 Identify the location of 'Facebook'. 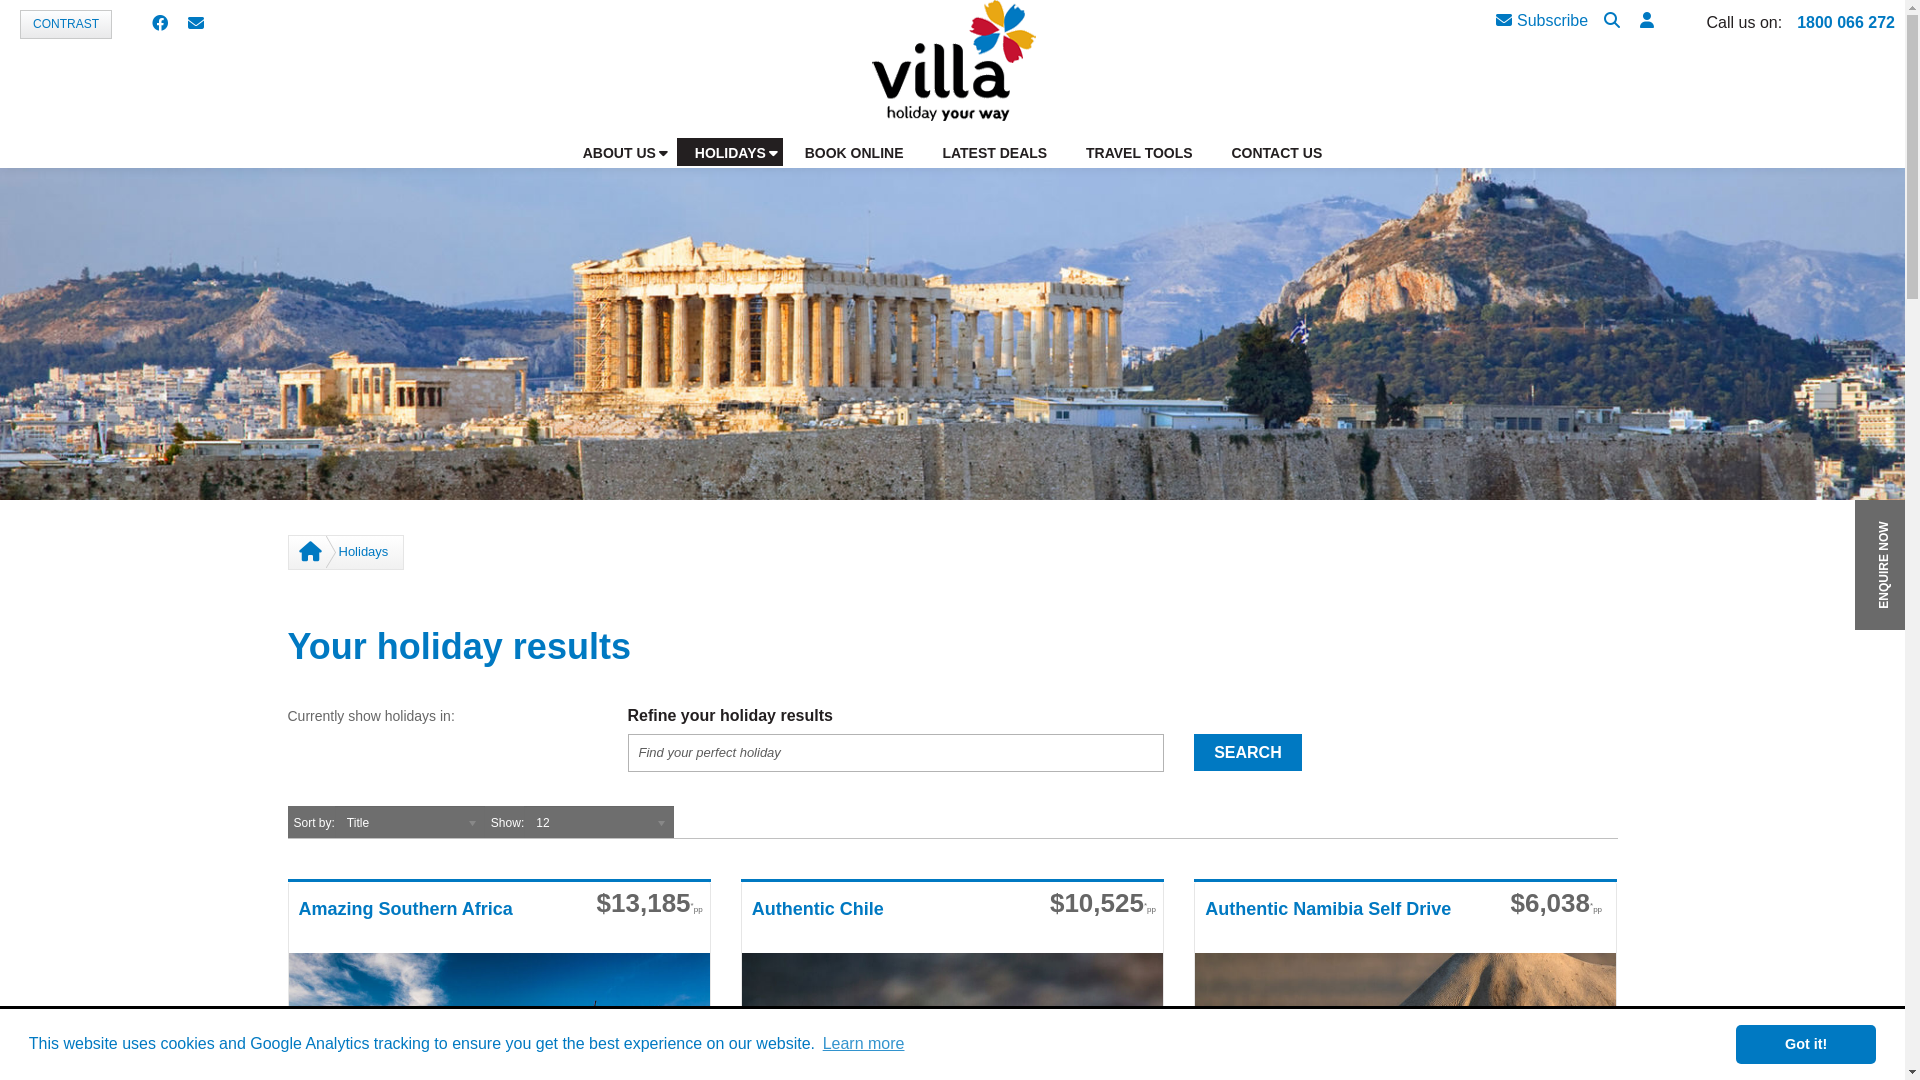
(151, 24).